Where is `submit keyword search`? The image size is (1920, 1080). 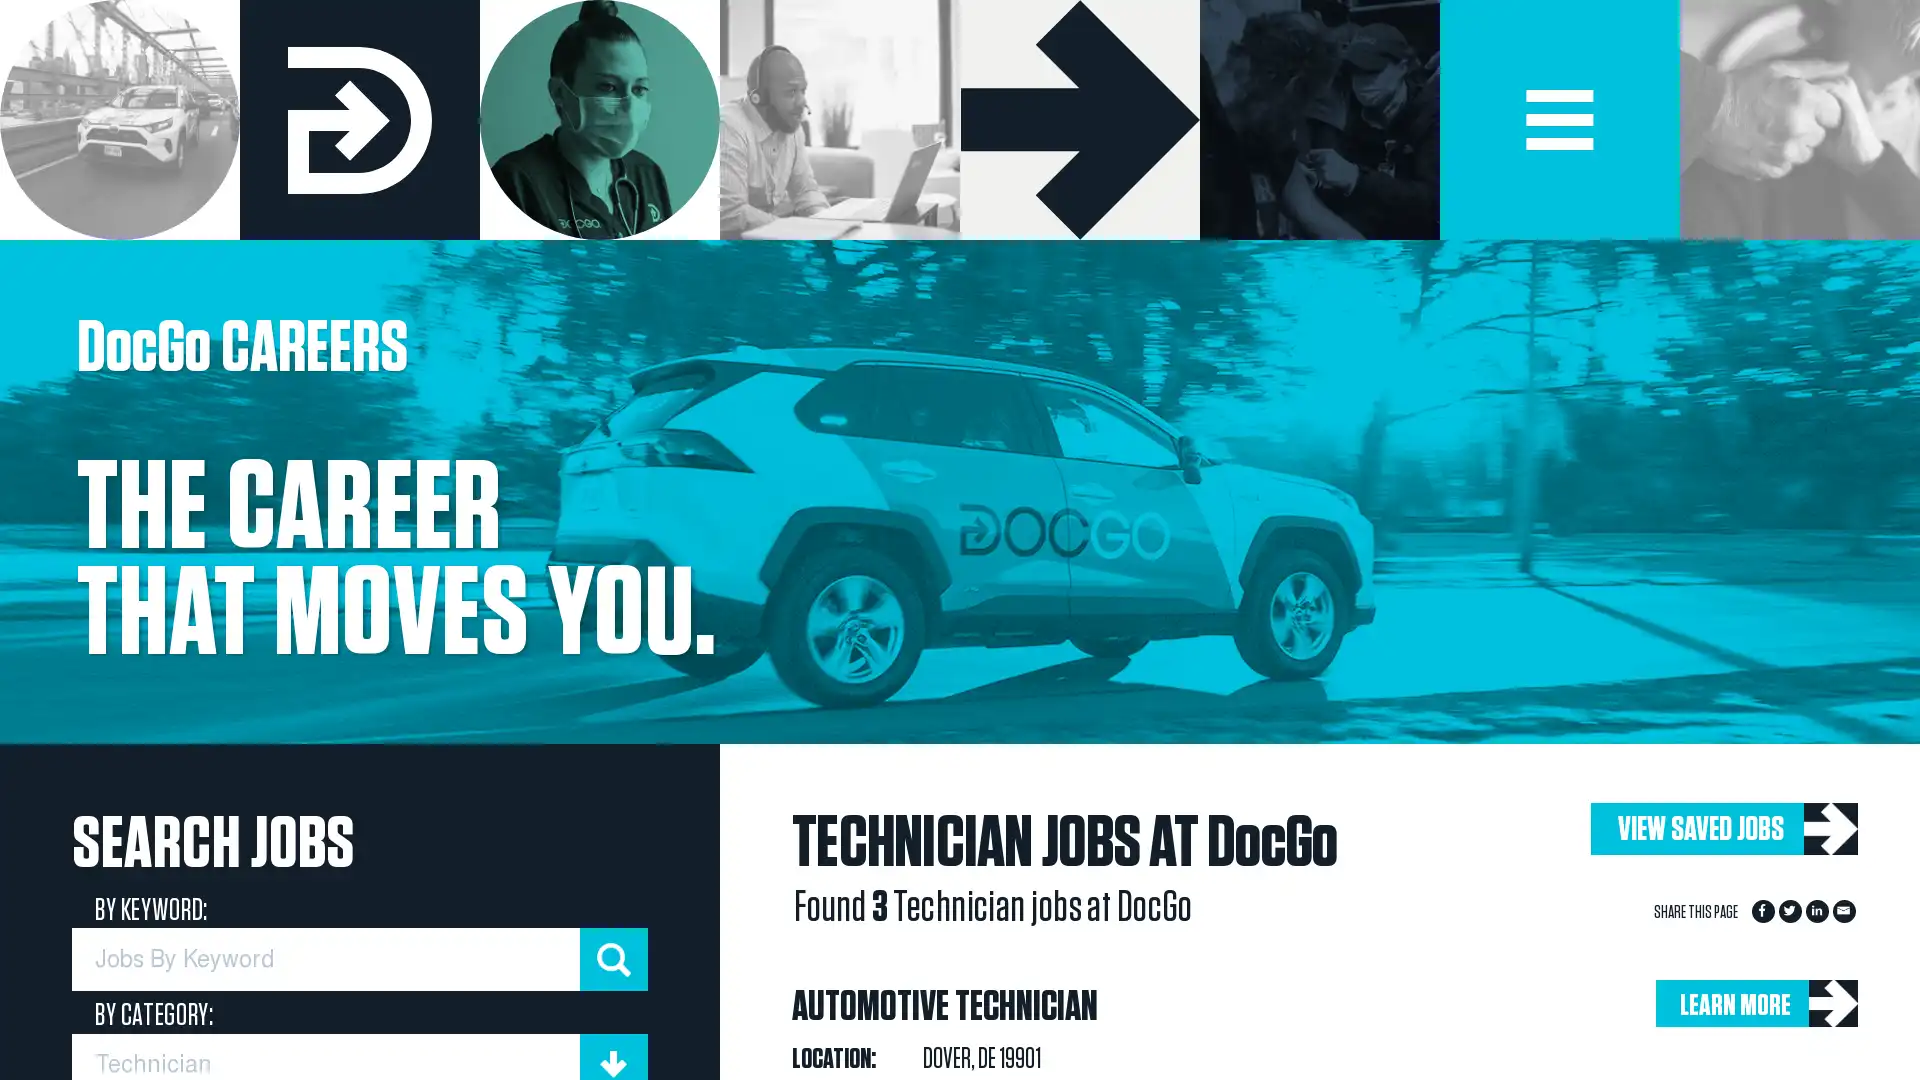
submit keyword search is located at coordinates (613, 958).